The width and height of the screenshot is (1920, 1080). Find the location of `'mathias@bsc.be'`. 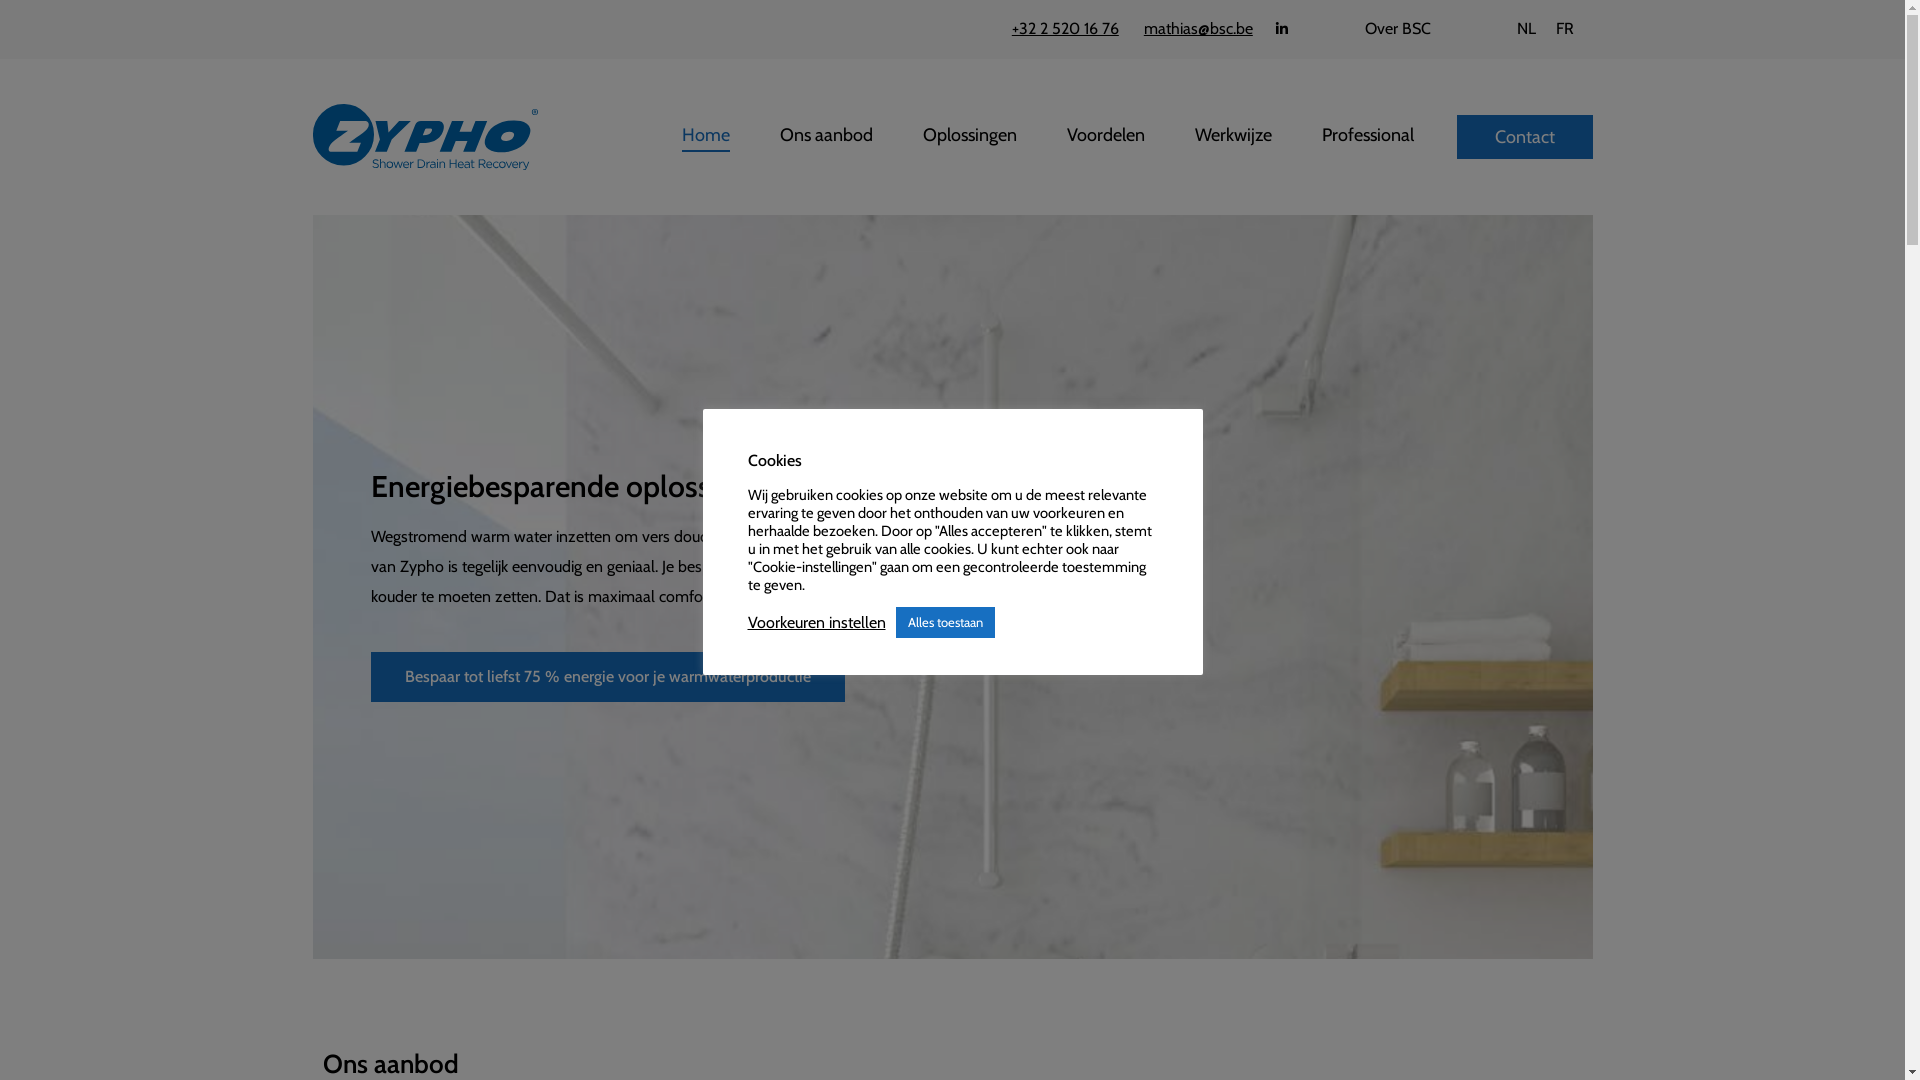

'mathias@bsc.be' is located at coordinates (1198, 29).